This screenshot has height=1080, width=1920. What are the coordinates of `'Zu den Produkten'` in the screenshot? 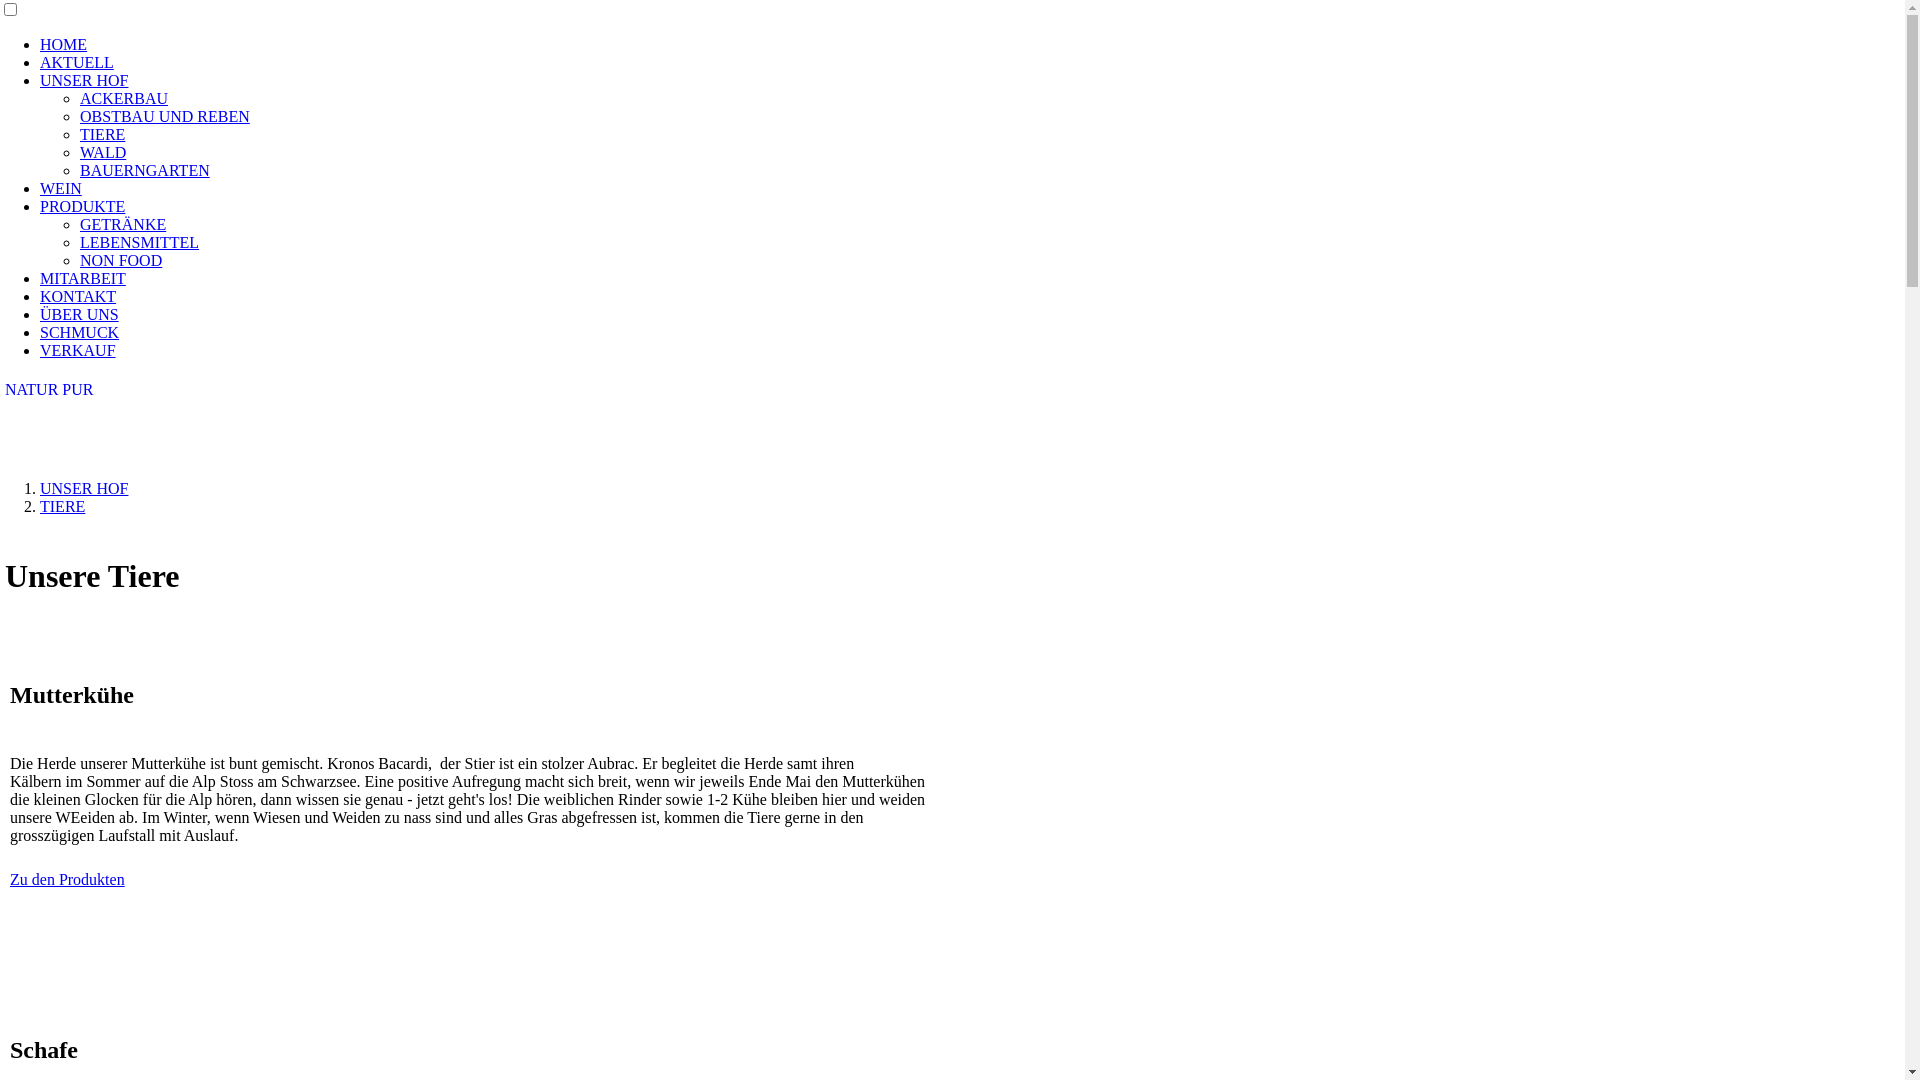 It's located at (67, 878).